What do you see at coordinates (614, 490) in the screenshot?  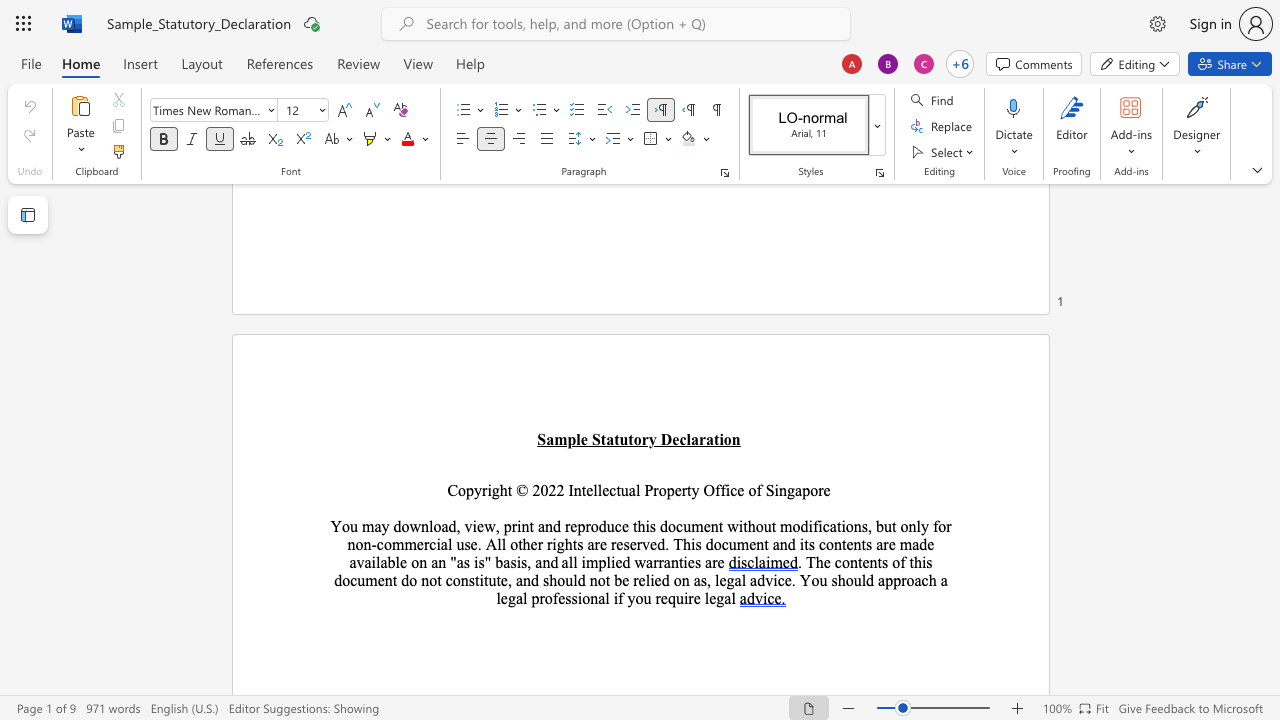 I see `the space between the continuous character "c" and "t" in the text` at bounding box center [614, 490].